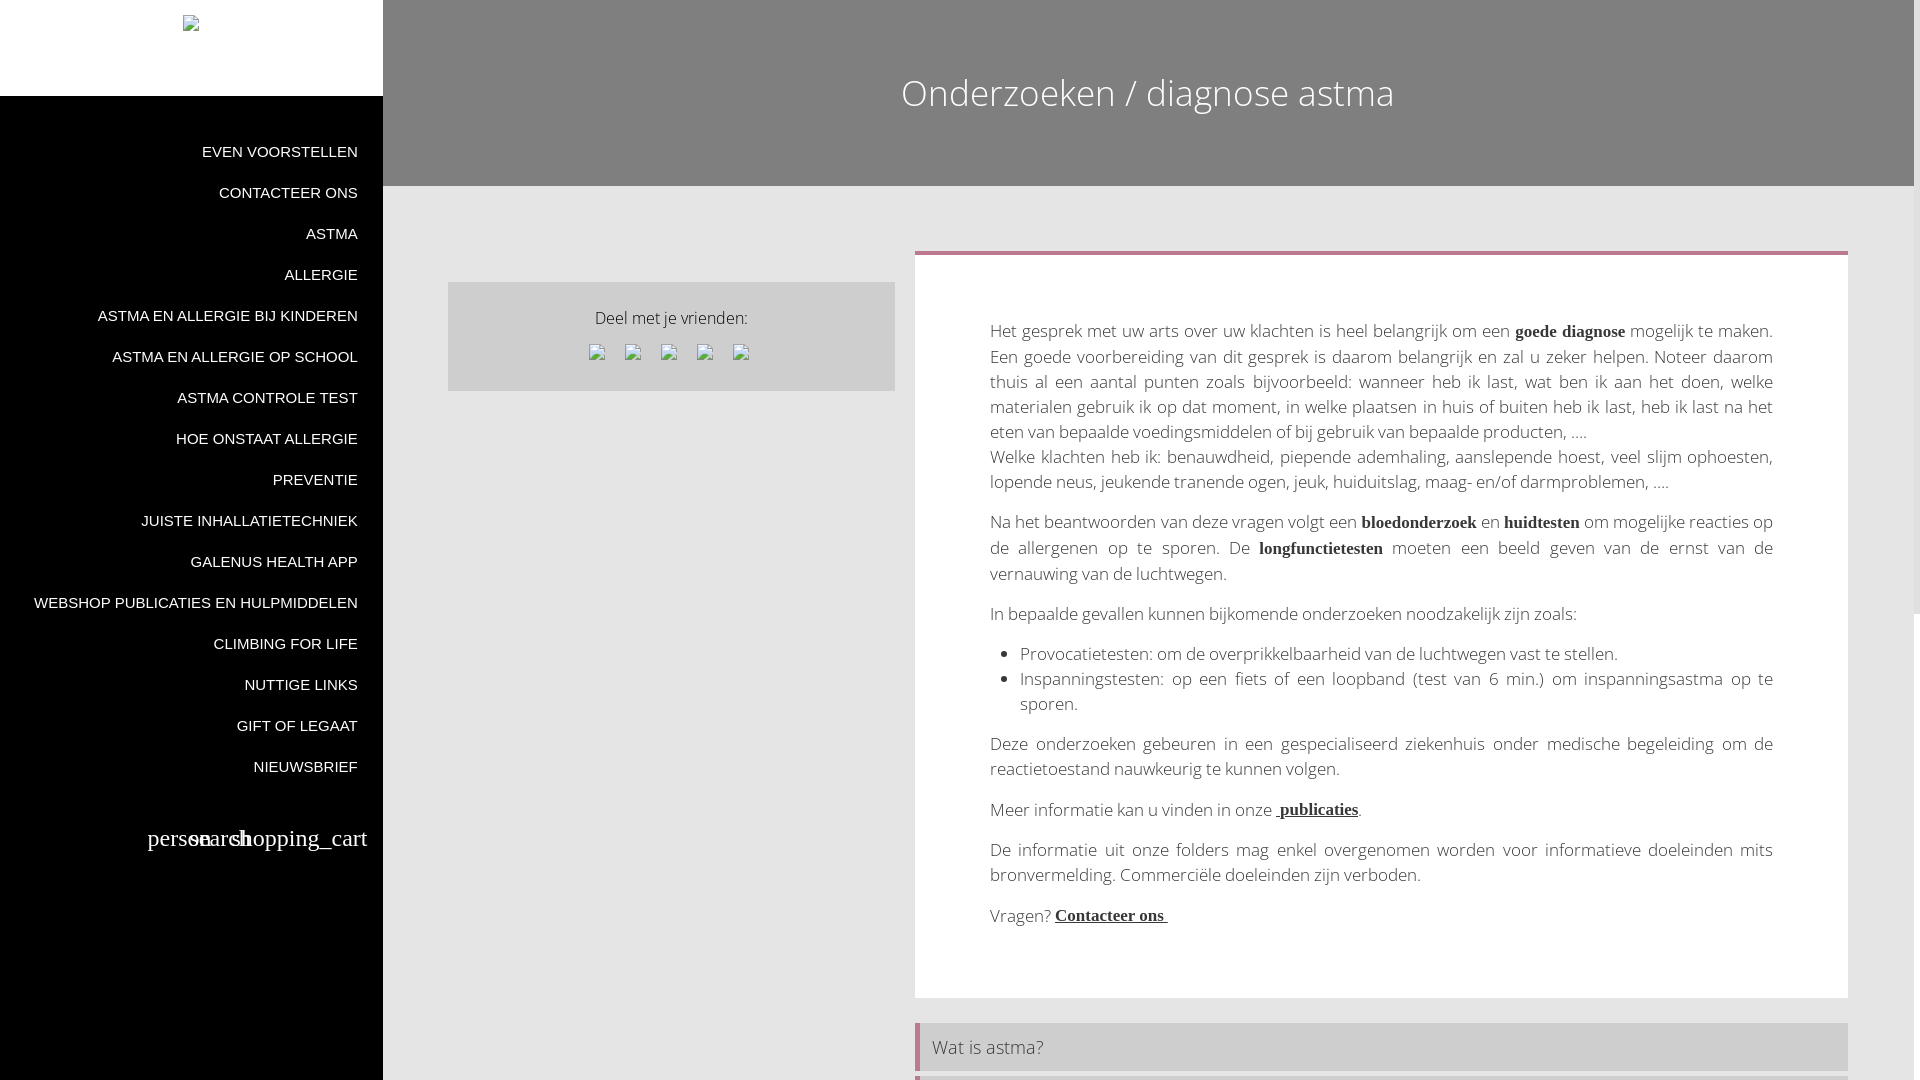  I want to click on 'Share via X', so click(634, 353).